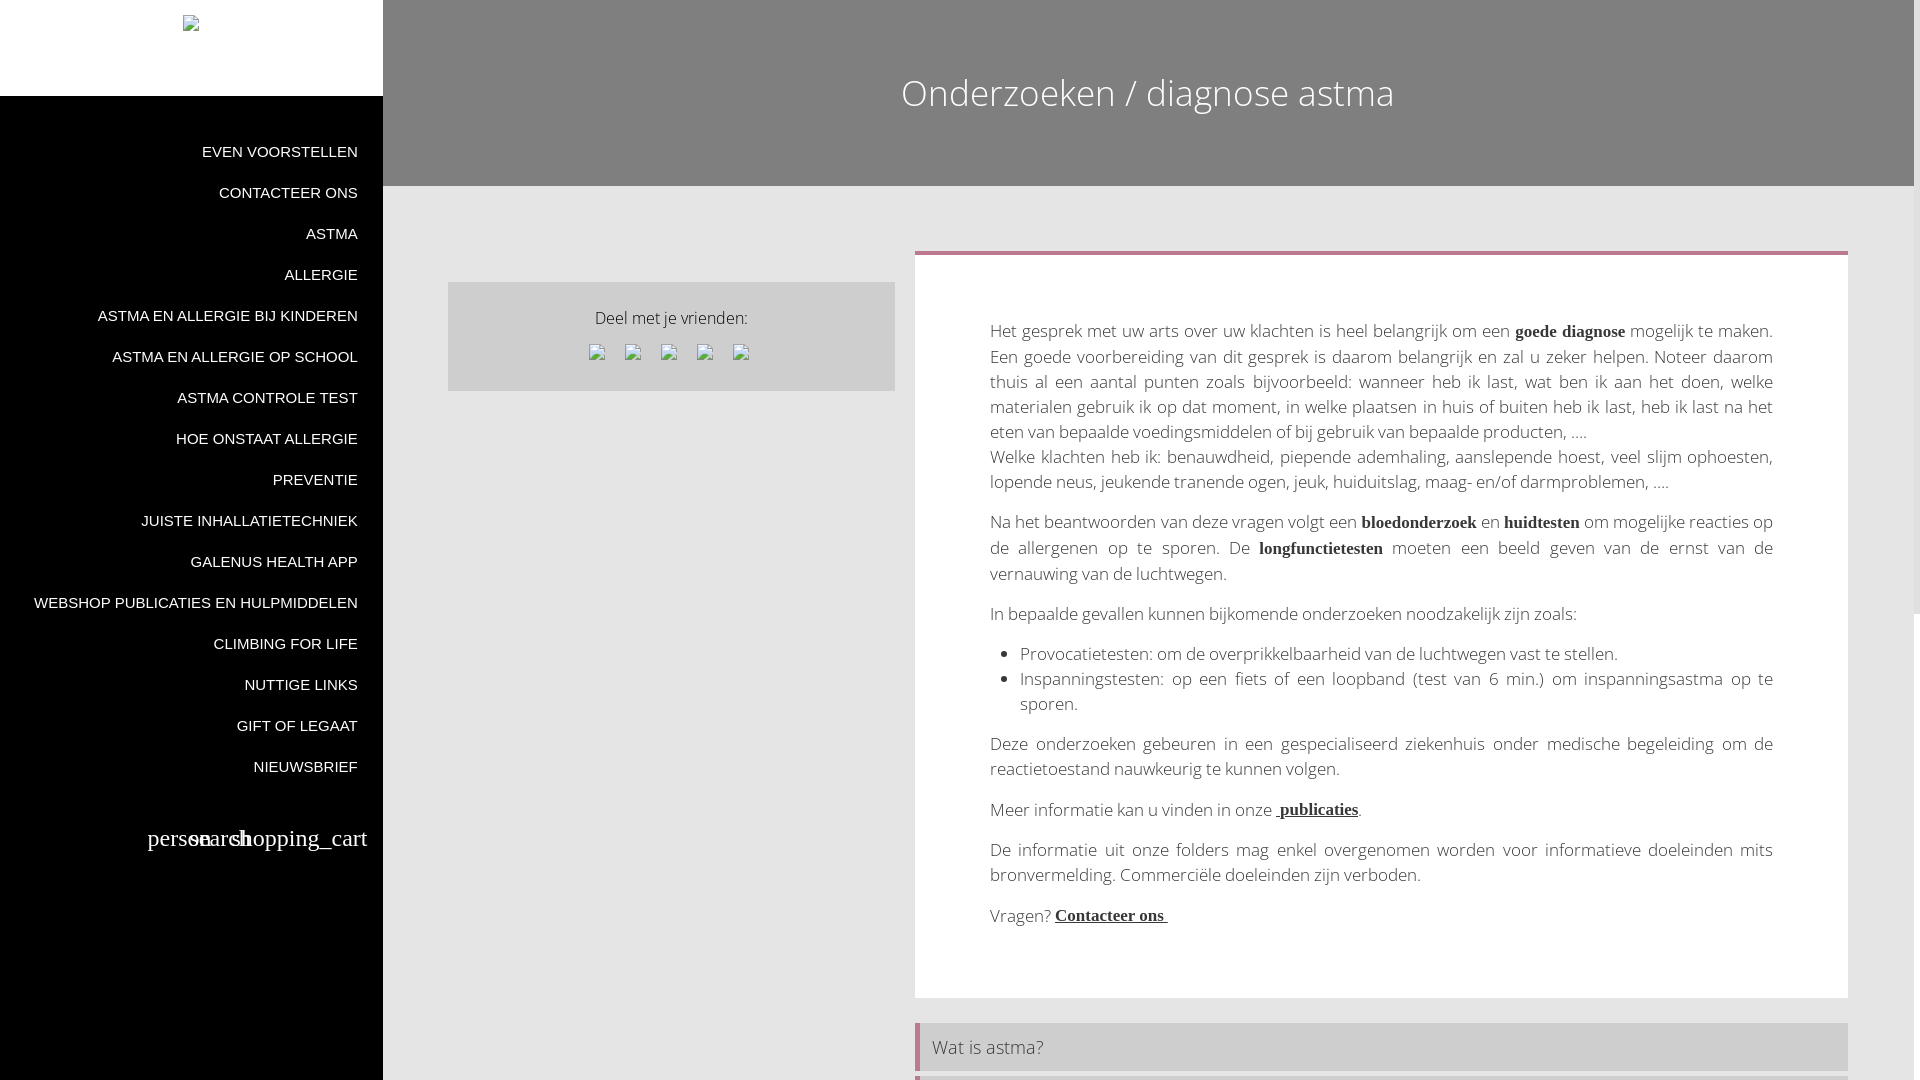  I want to click on 'Share via X', so click(634, 353).